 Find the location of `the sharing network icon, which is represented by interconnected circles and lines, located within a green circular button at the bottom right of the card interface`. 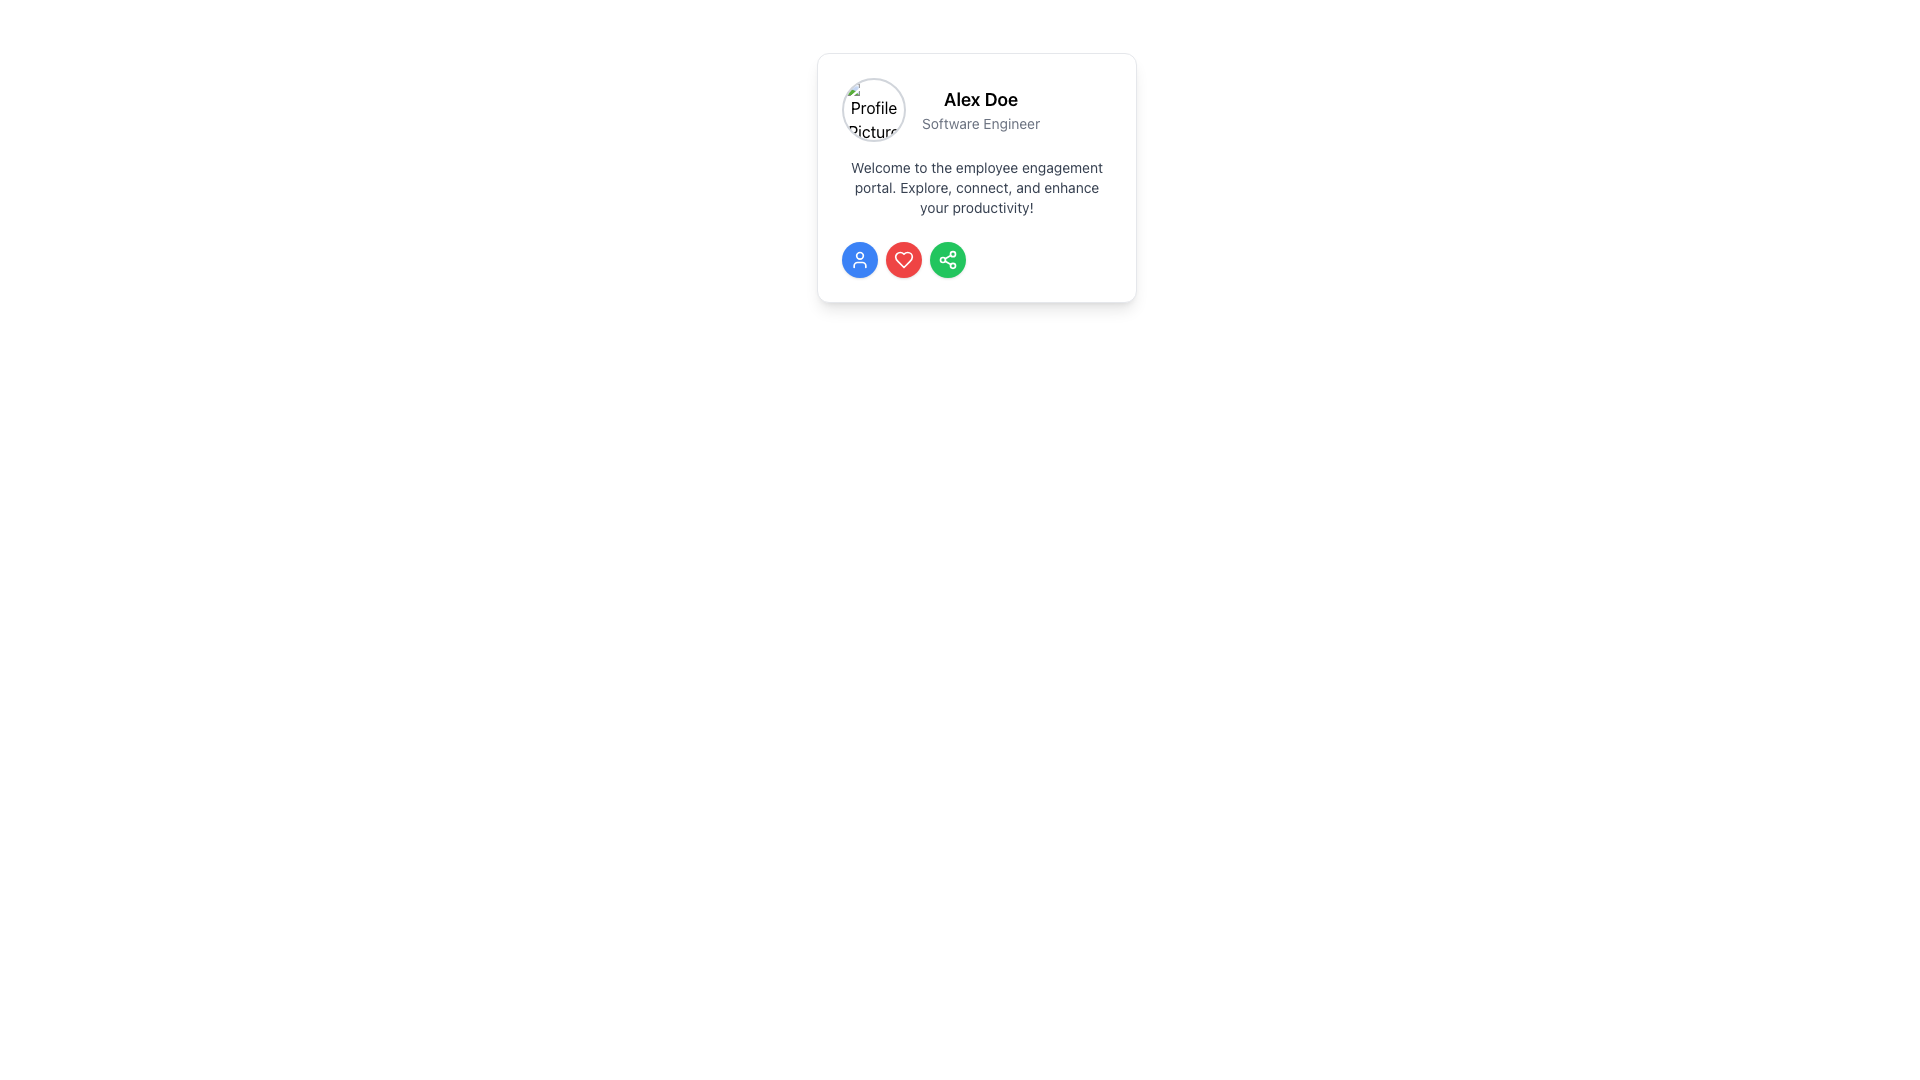

the sharing network icon, which is represented by interconnected circles and lines, located within a green circular button at the bottom right of the card interface is located at coordinates (947, 258).